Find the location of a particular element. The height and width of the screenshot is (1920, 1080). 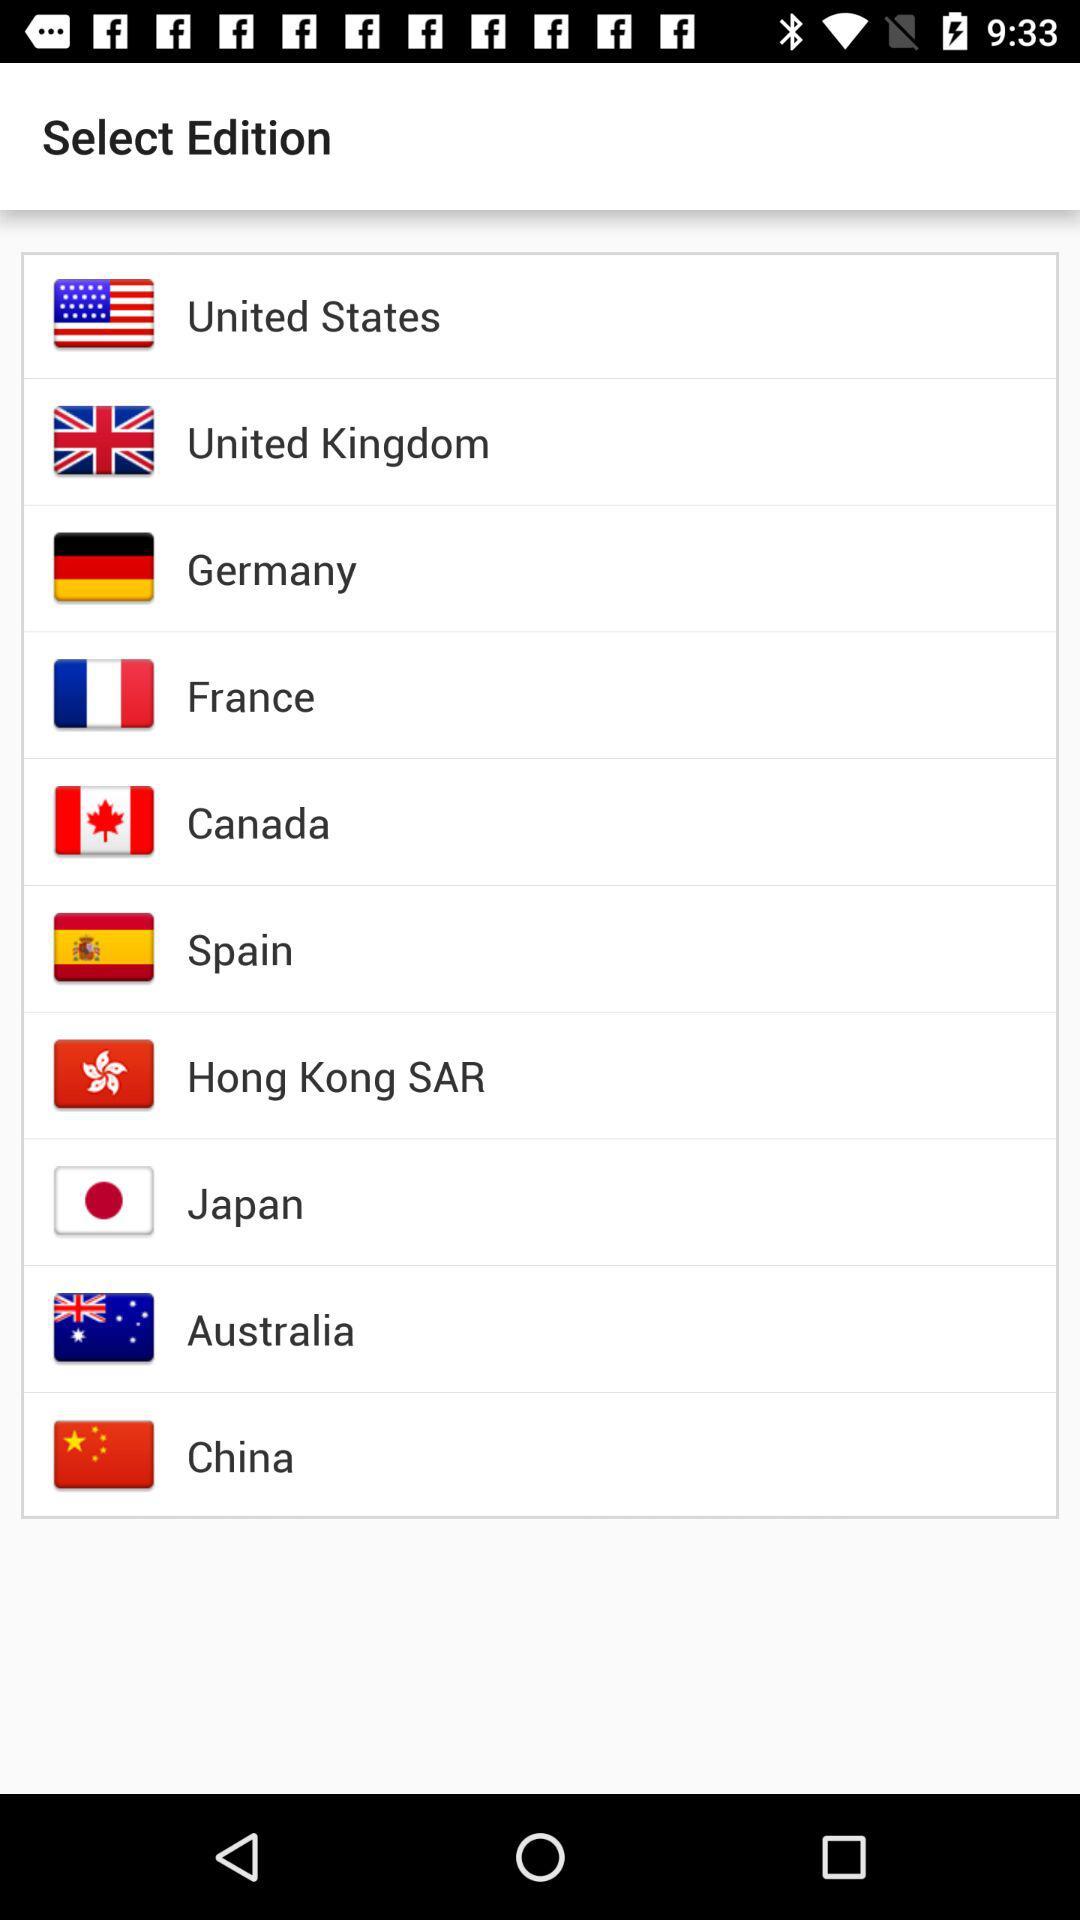

the item below the united states is located at coordinates (337, 440).